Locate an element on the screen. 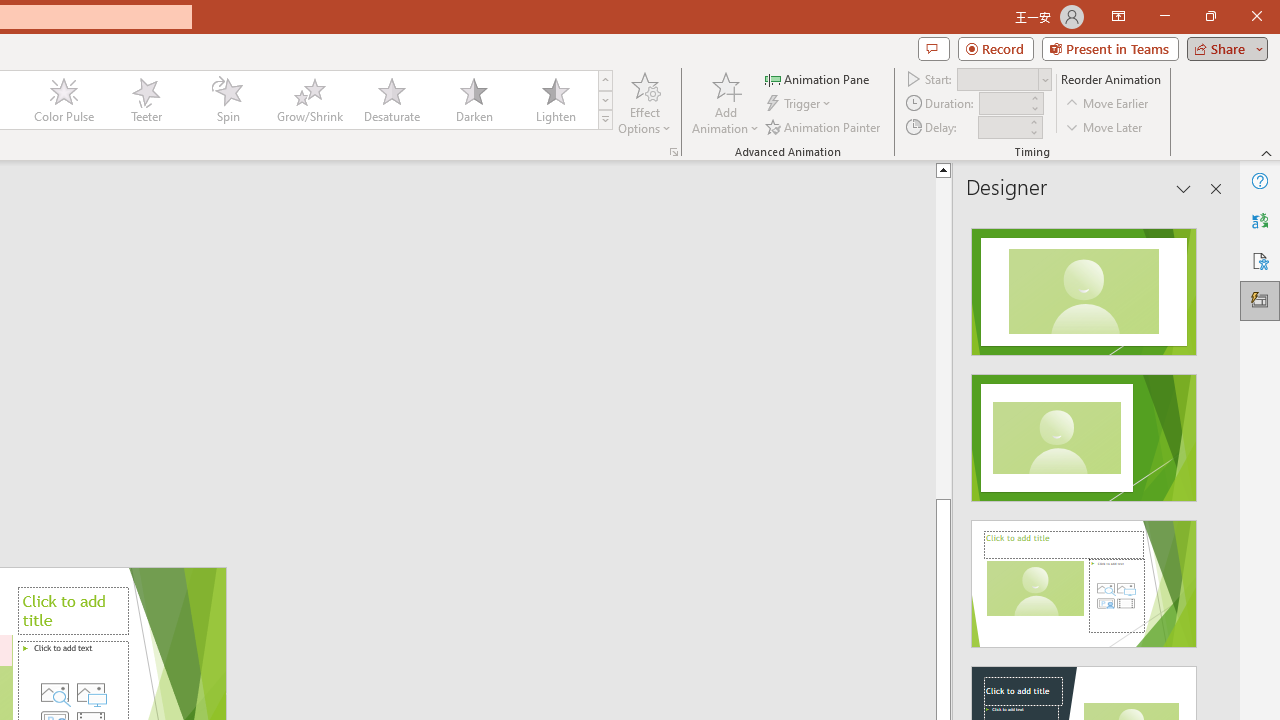  'Design Idea' is located at coordinates (1083, 577).